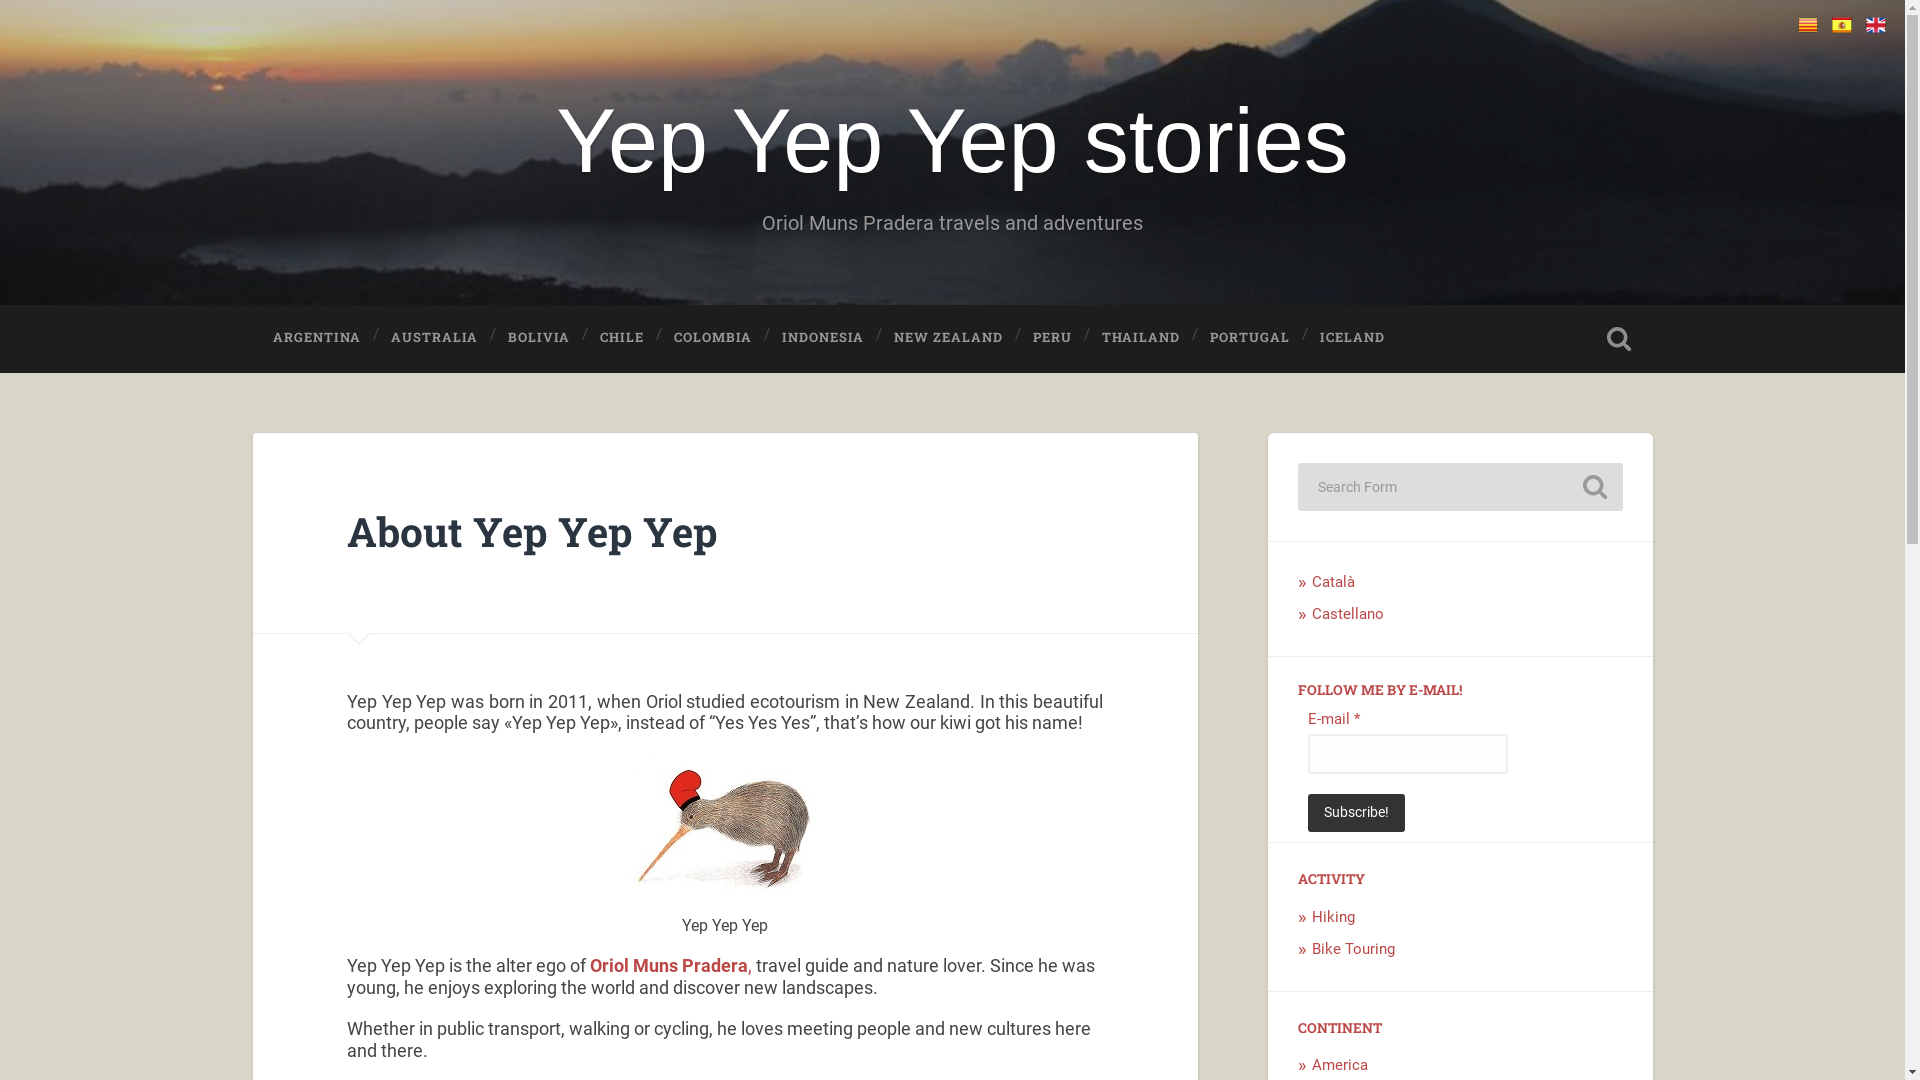 The height and width of the screenshot is (1080, 1920). Describe the element at coordinates (538, 336) in the screenshot. I see `'BOLIVIA'` at that location.